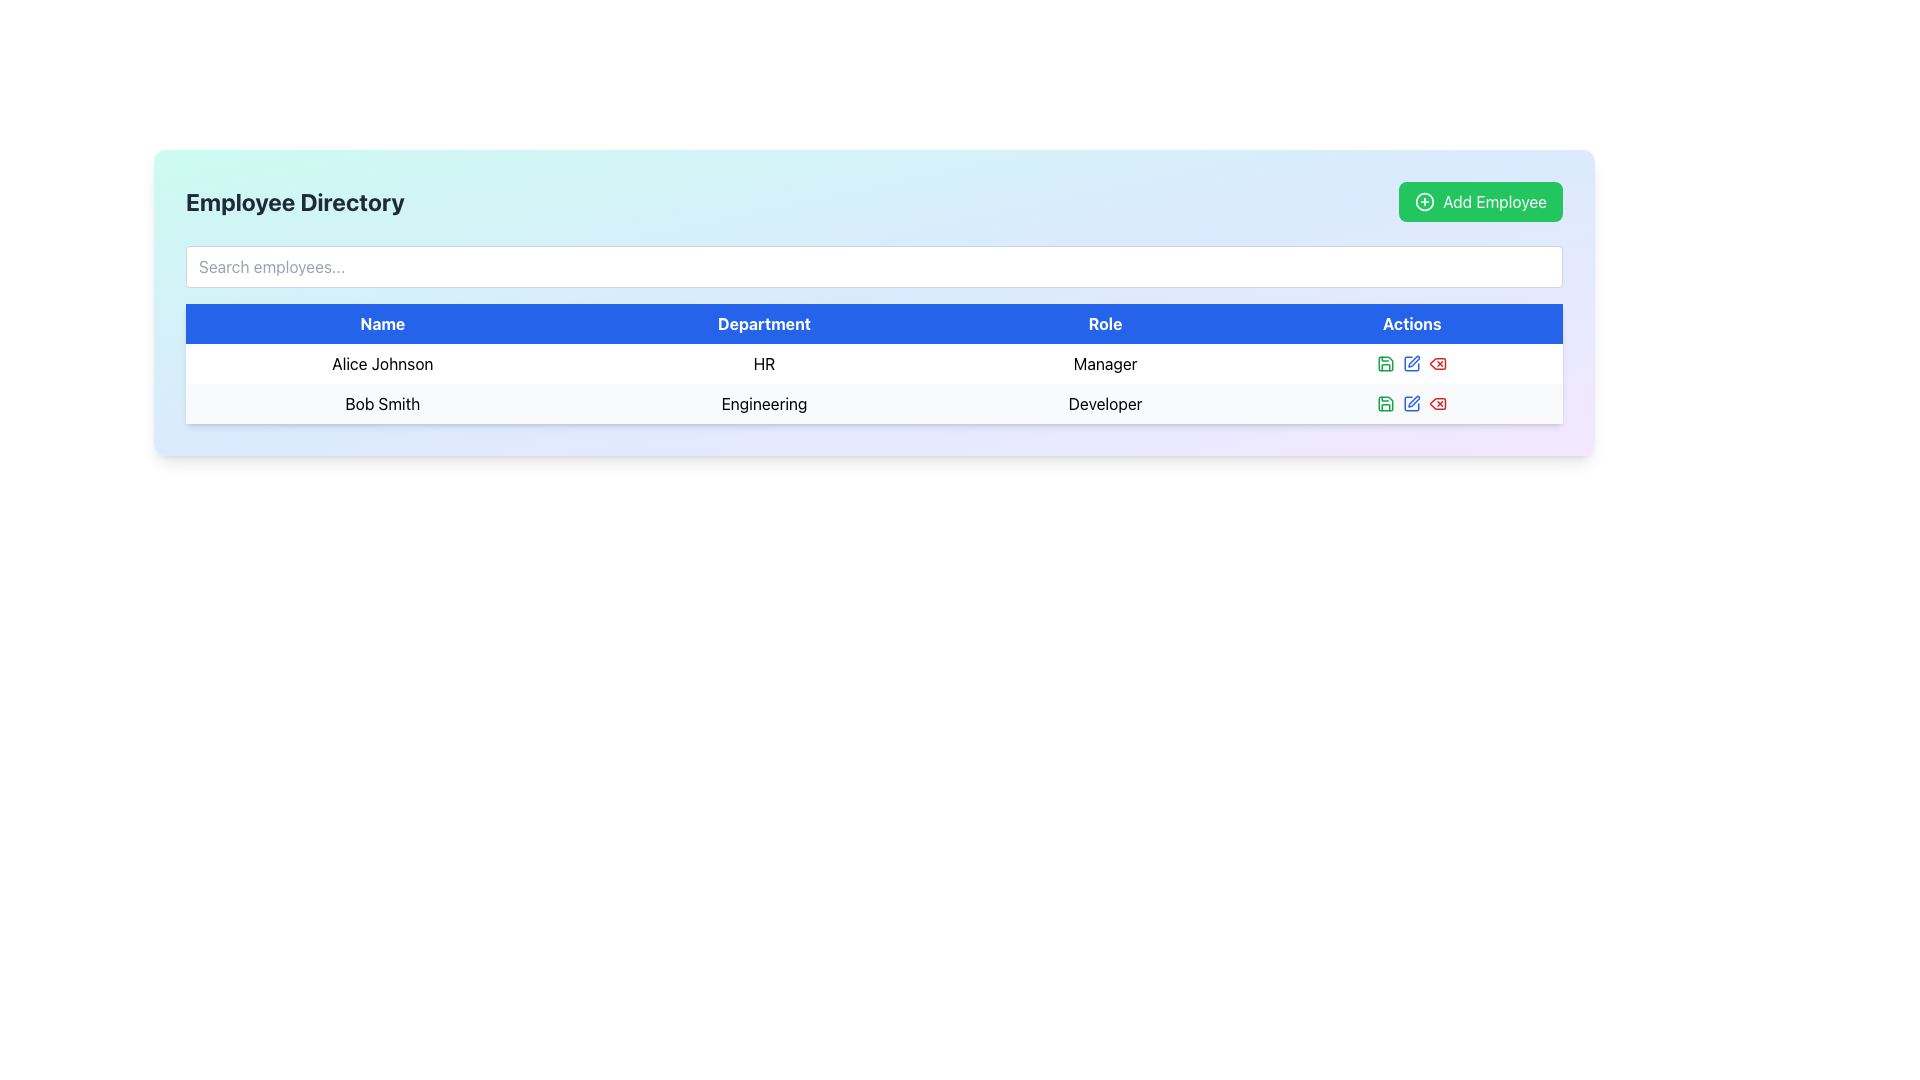 The height and width of the screenshot is (1080, 1920). I want to click on information displayed in the table row for employee Alice Johnson, which includes the department (HR) and role (Manager), so click(874, 363).